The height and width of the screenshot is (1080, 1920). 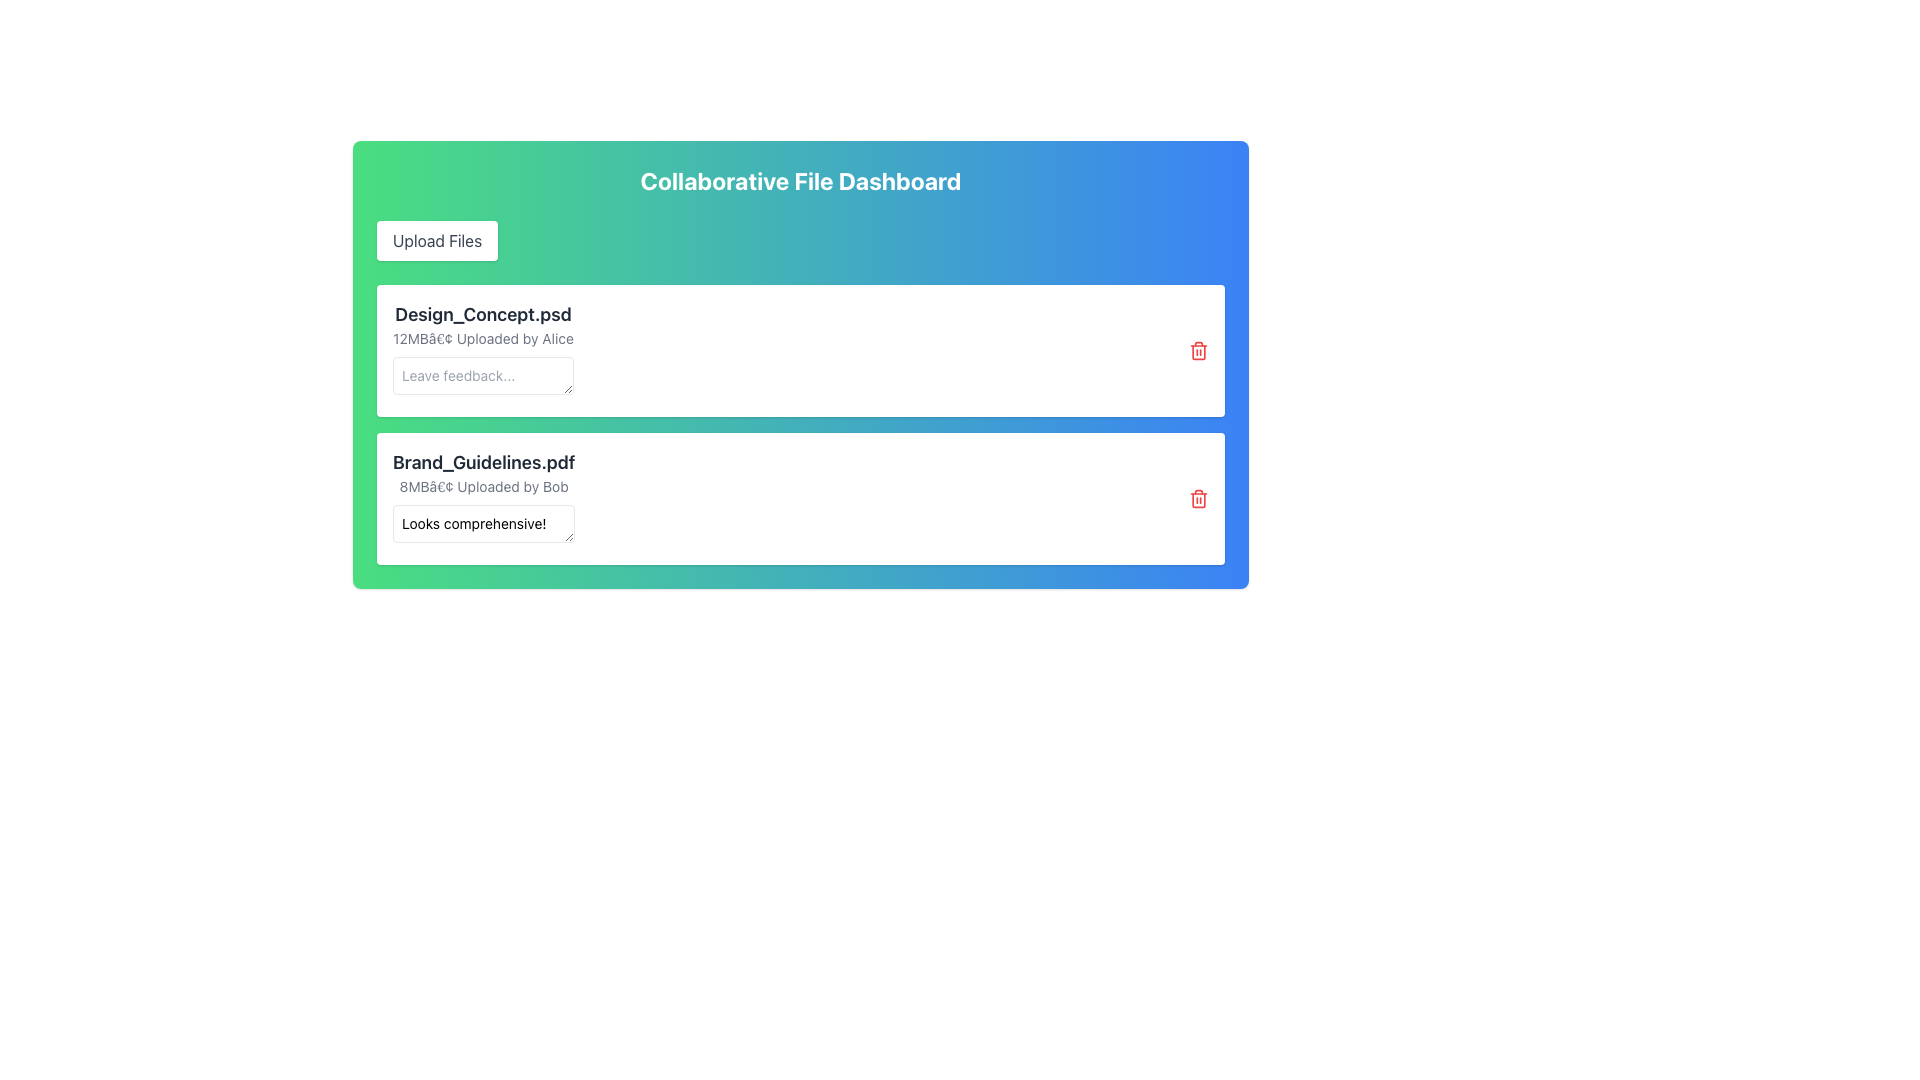 What do you see at coordinates (484, 486) in the screenshot?
I see `the textual information display element that shows details about the file 'Brand_Guidelines.pdf', positioned below its title and above the text area input` at bounding box center [484, 486].